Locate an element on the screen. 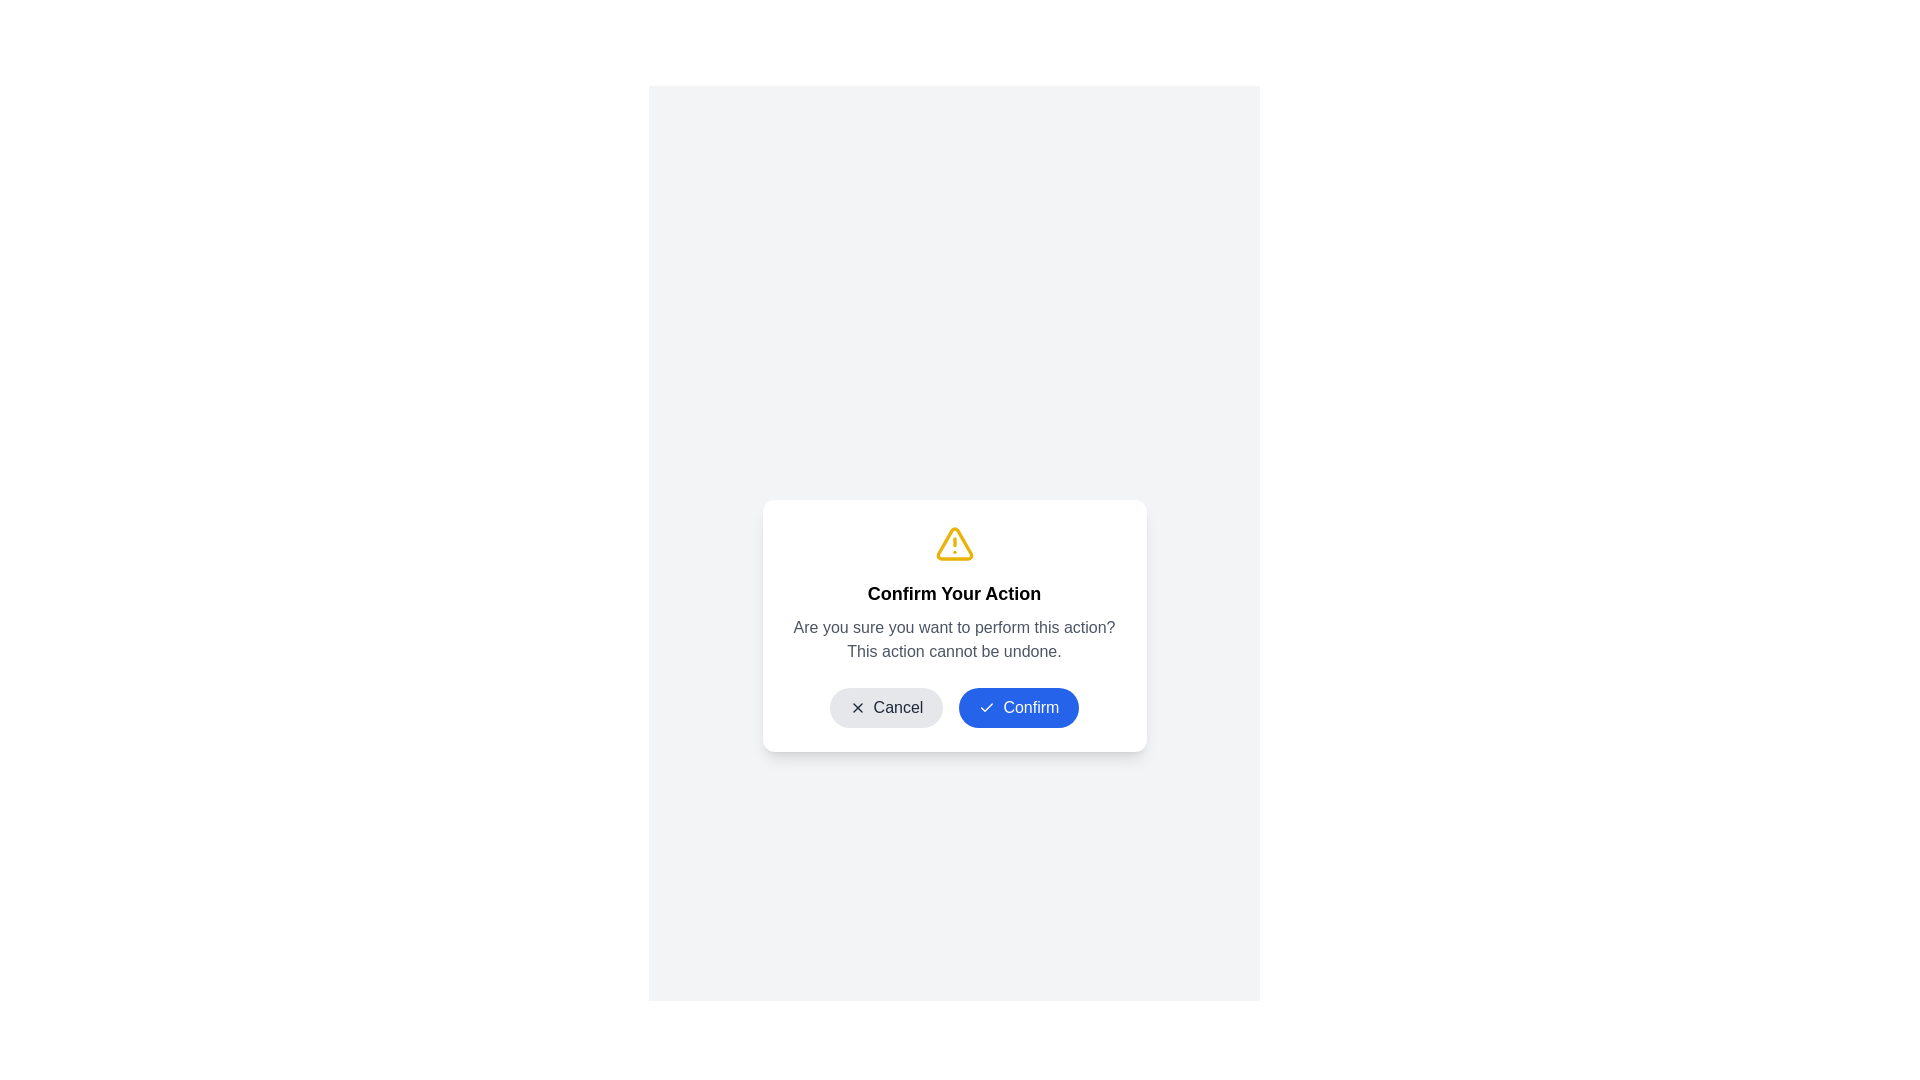 The height and width of the screenshot is (1080, 1920). the confirm button located in the bottom-right corner of the modal dialog box is located at coordinates (1019, 707).